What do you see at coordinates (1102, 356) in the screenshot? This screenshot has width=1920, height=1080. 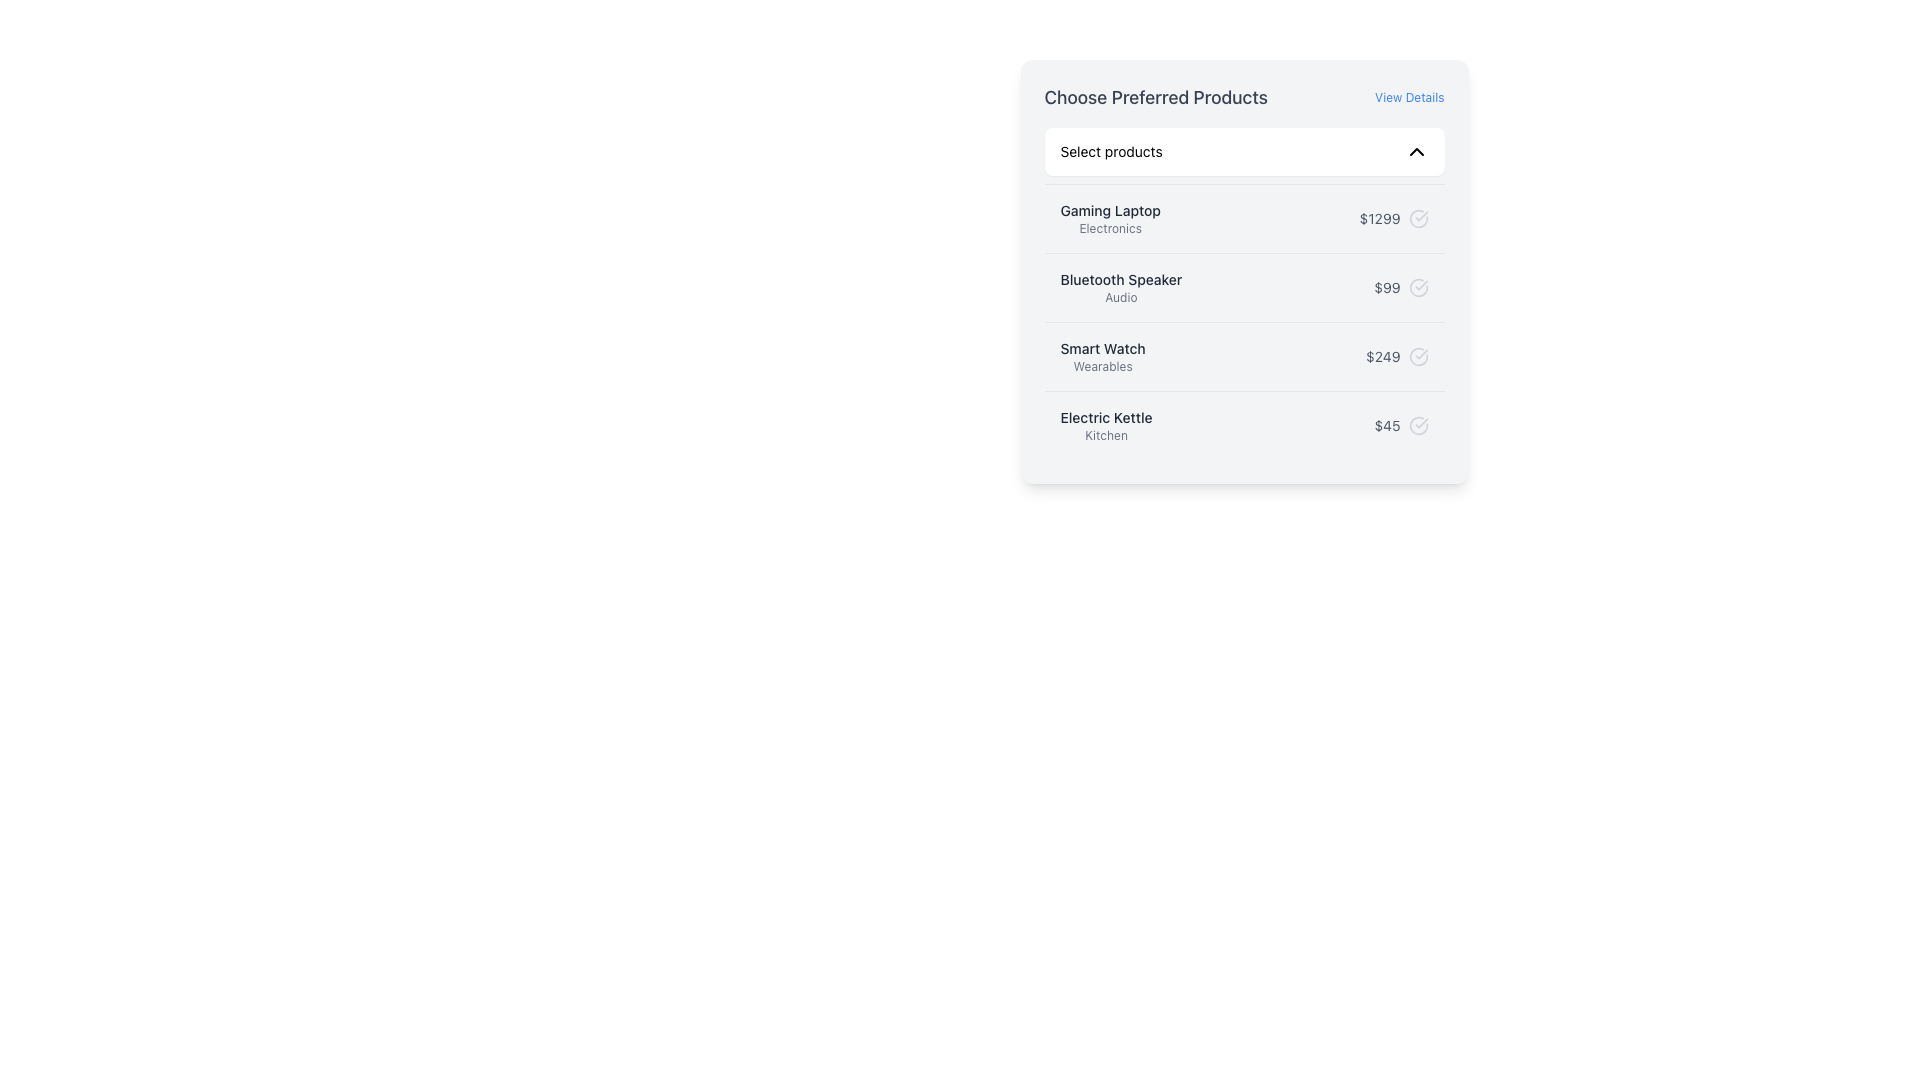 I see `the two-line textual element labeled 'Smart Watch' with 'Wearables' underneath, which is positioned third in a vertically listed product menu` at bounding box center [1102, 356].